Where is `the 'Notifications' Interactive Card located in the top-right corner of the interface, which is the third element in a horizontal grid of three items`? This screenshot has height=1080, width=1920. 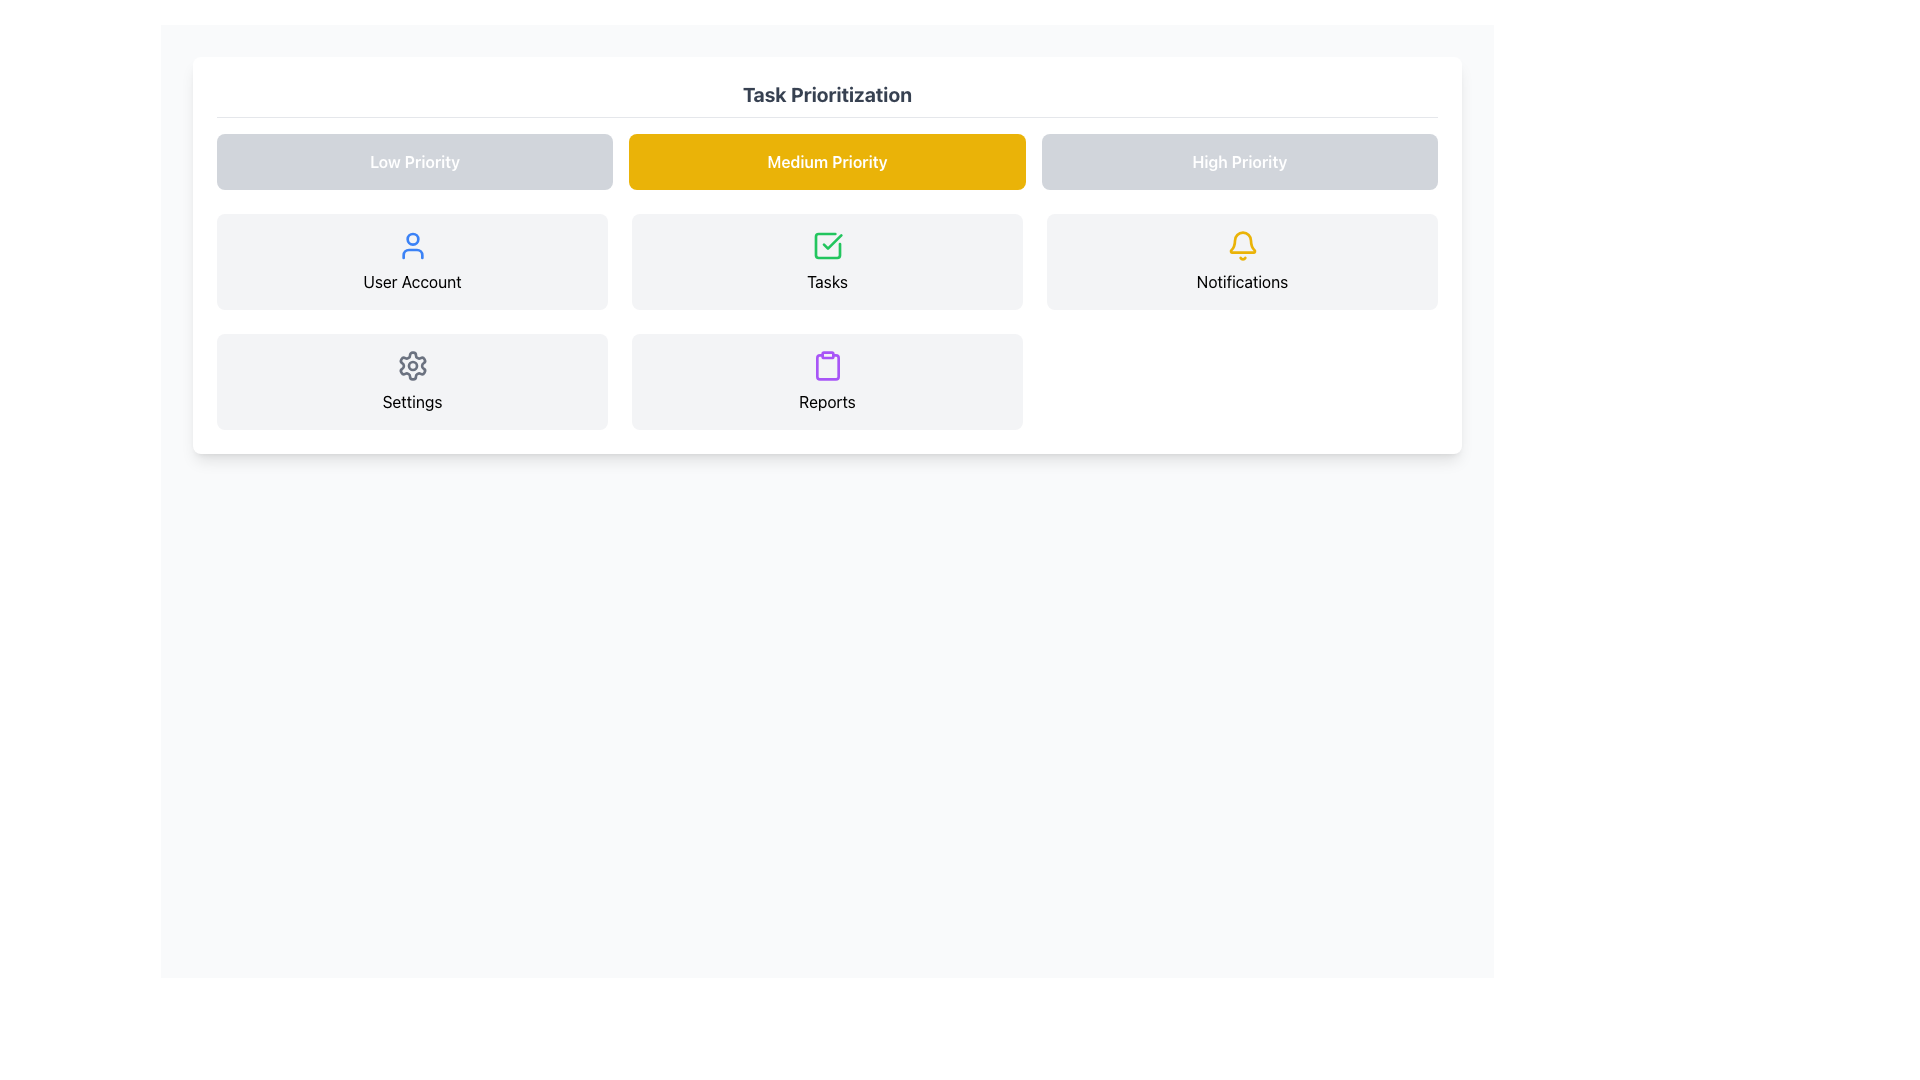
the 'Notifications' Interactive Card located in the top-right corner of the interface, which is the third element in a horizontal grid of three items is located at coordinates (1241, 261).